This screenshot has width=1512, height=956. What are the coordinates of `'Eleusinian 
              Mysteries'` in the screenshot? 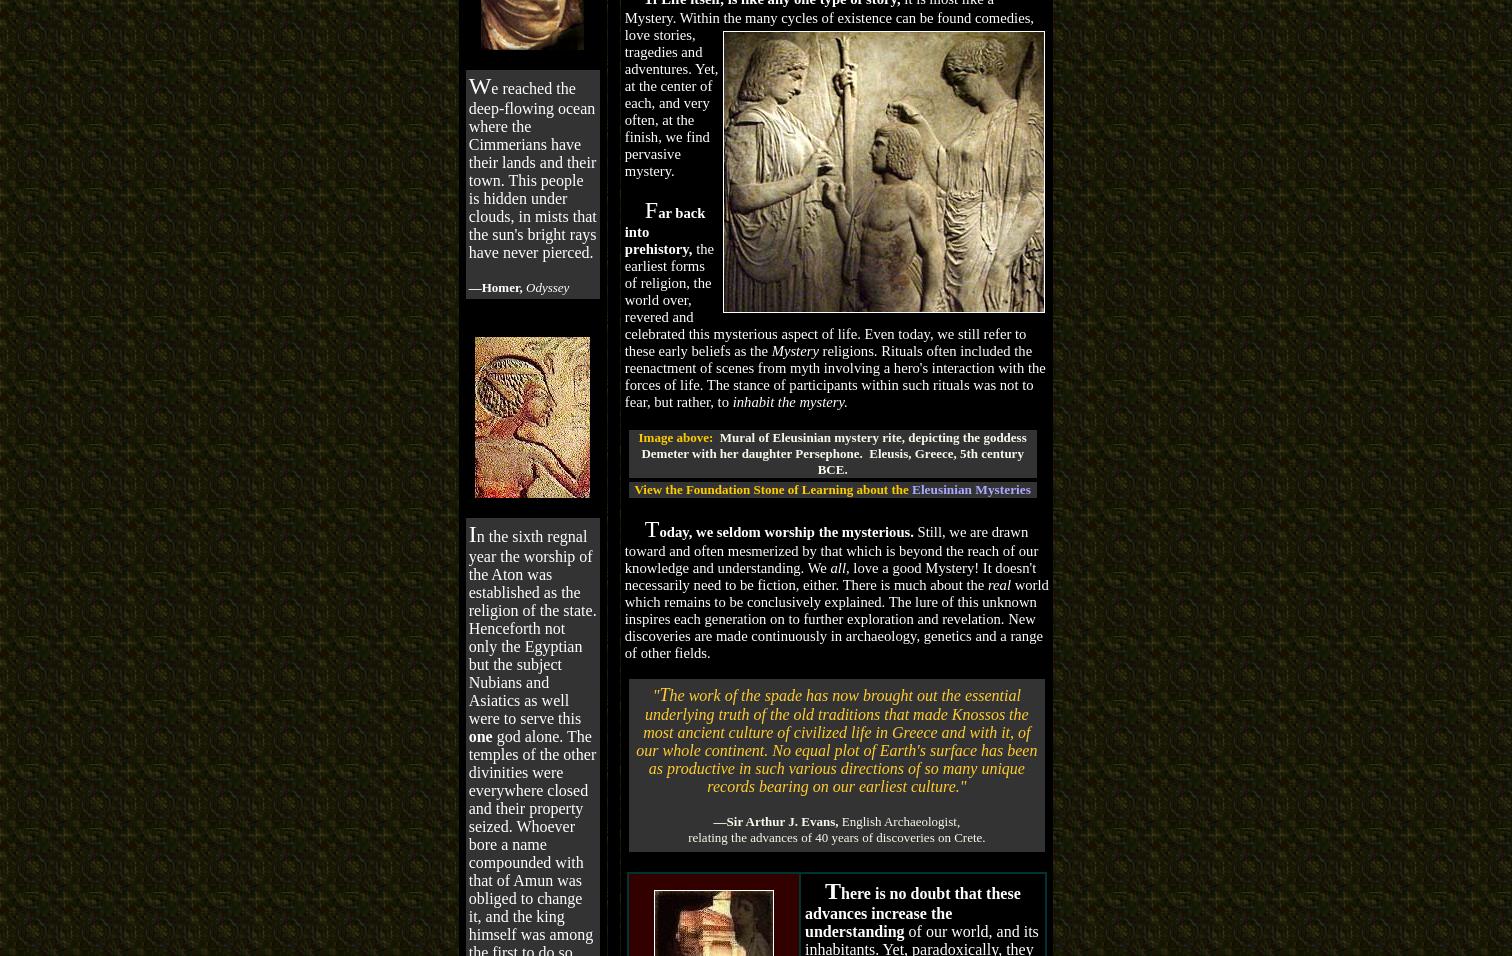 It's located at (971, 487).